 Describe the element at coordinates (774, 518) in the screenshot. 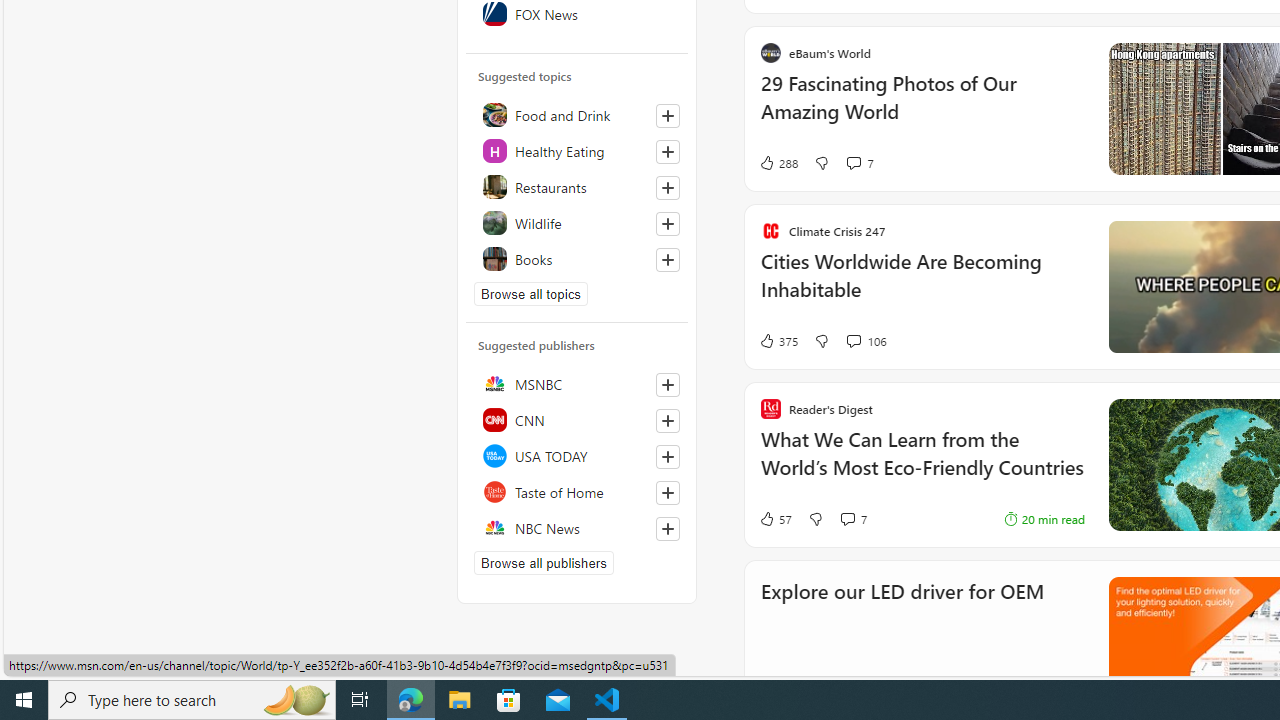

I see `'57 Like'` at that location.